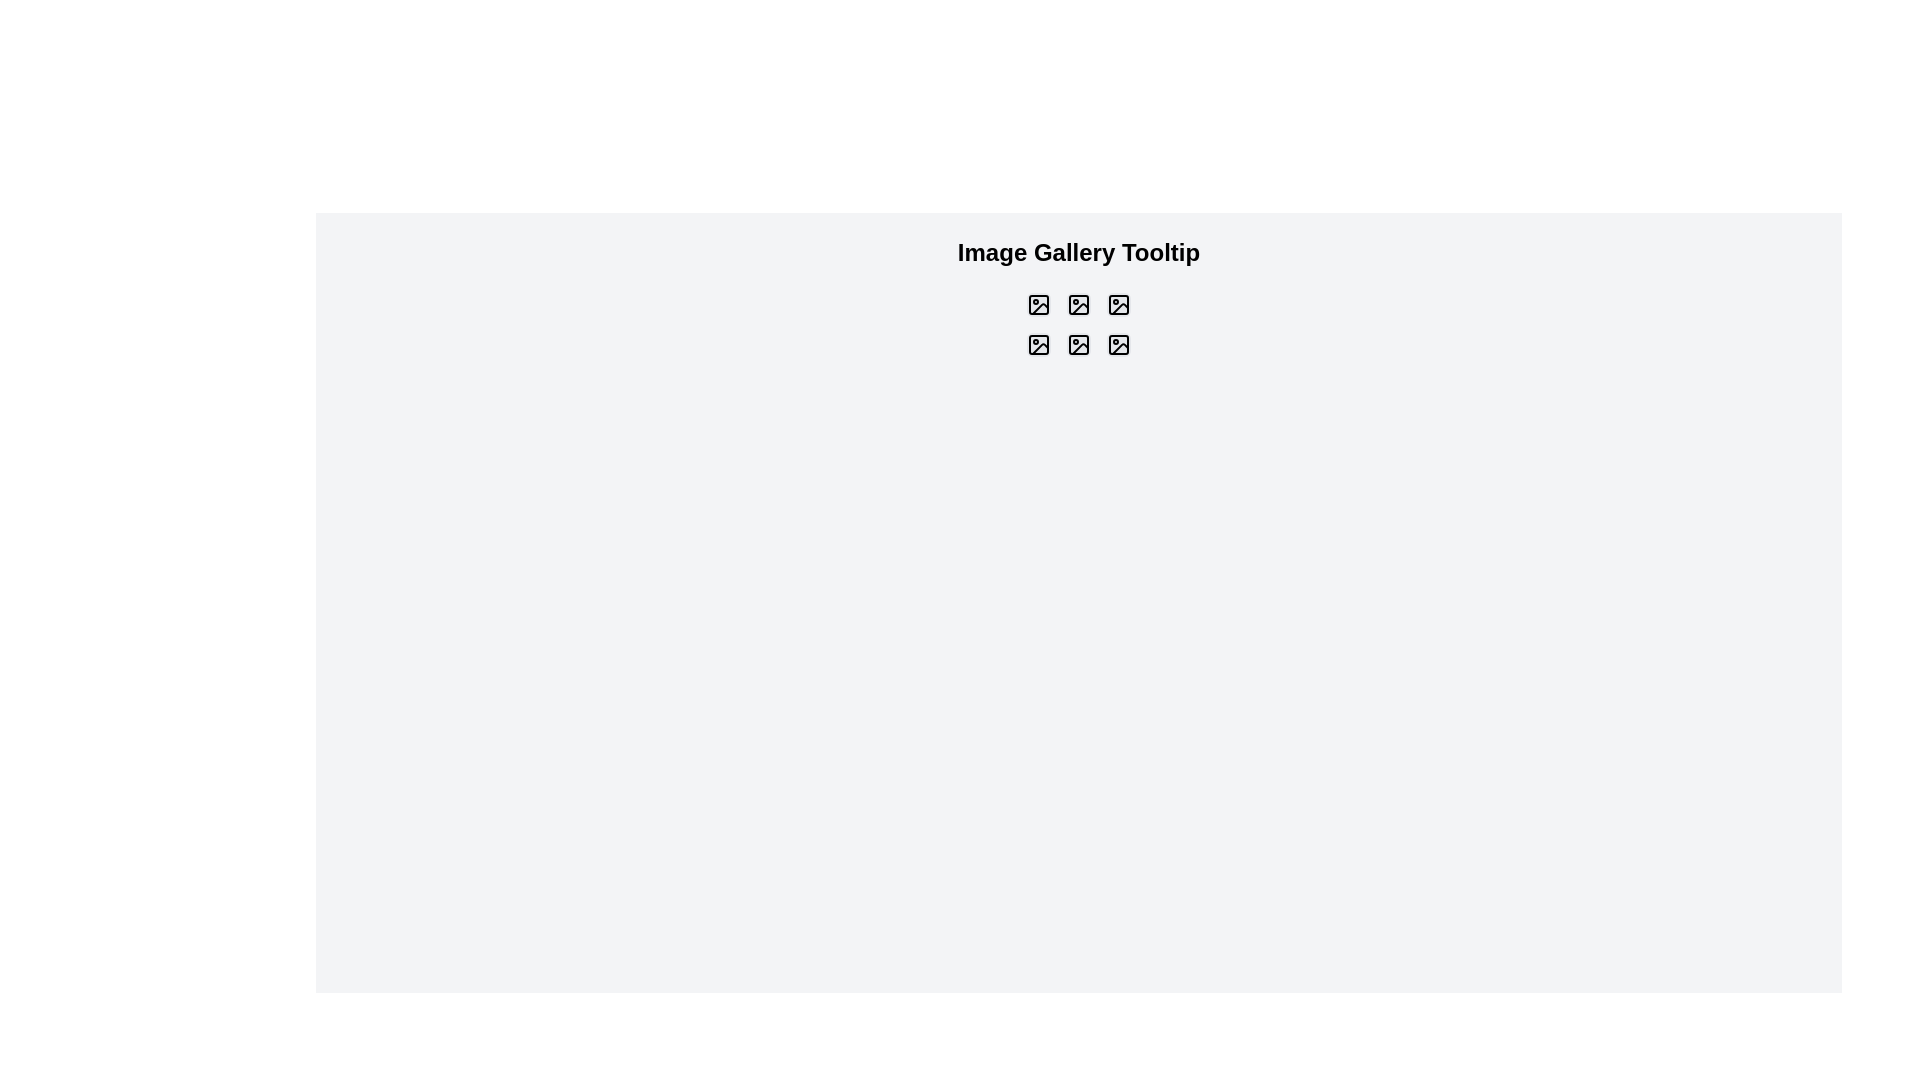  What do you see at coordinates (1078, 343) in the screenshot?
I see `the interactive icon located in the second row, middle column of a 2x3 grid layout` at bounding box center [1078, 343].